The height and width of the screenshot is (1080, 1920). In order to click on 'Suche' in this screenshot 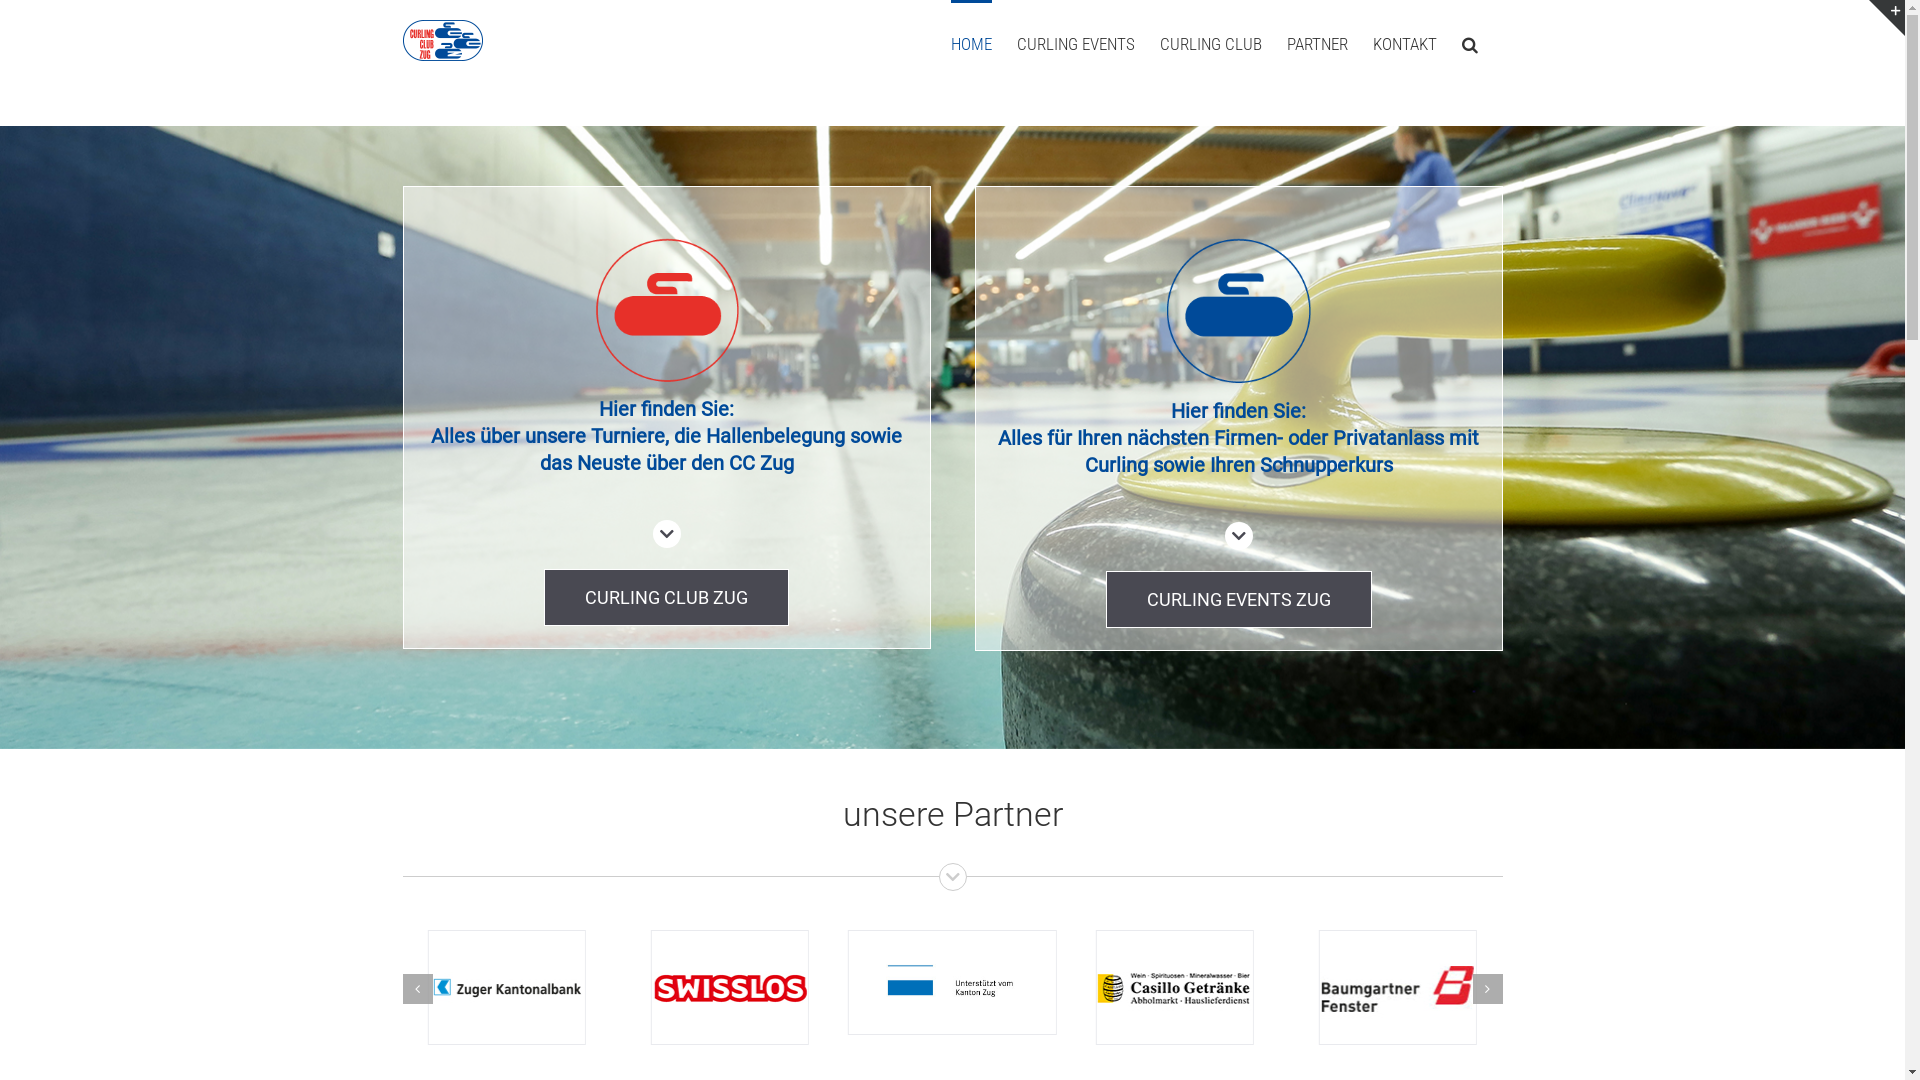, I will do `click(1469, 42)`.